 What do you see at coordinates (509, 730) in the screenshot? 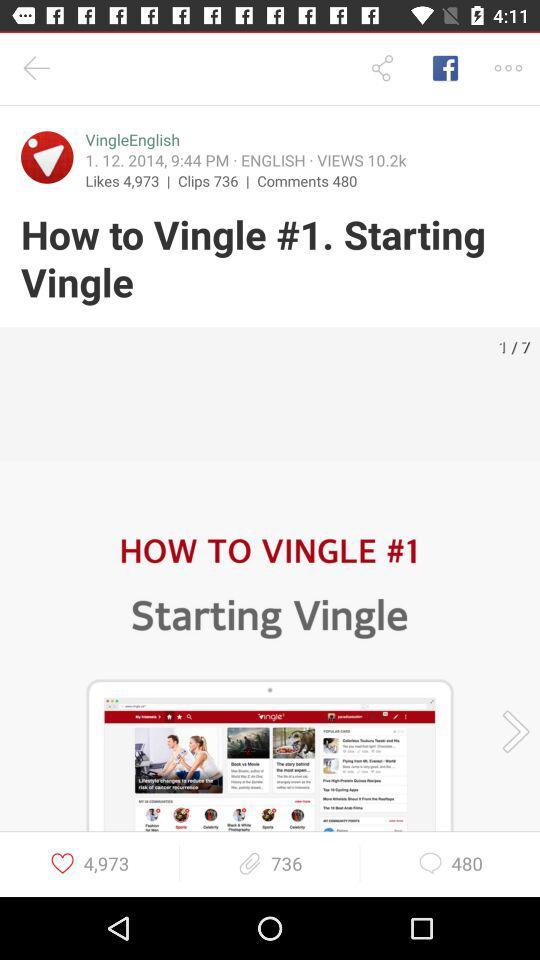
I see `the item below 1 / 7 item` at bounding box center [509, 730].